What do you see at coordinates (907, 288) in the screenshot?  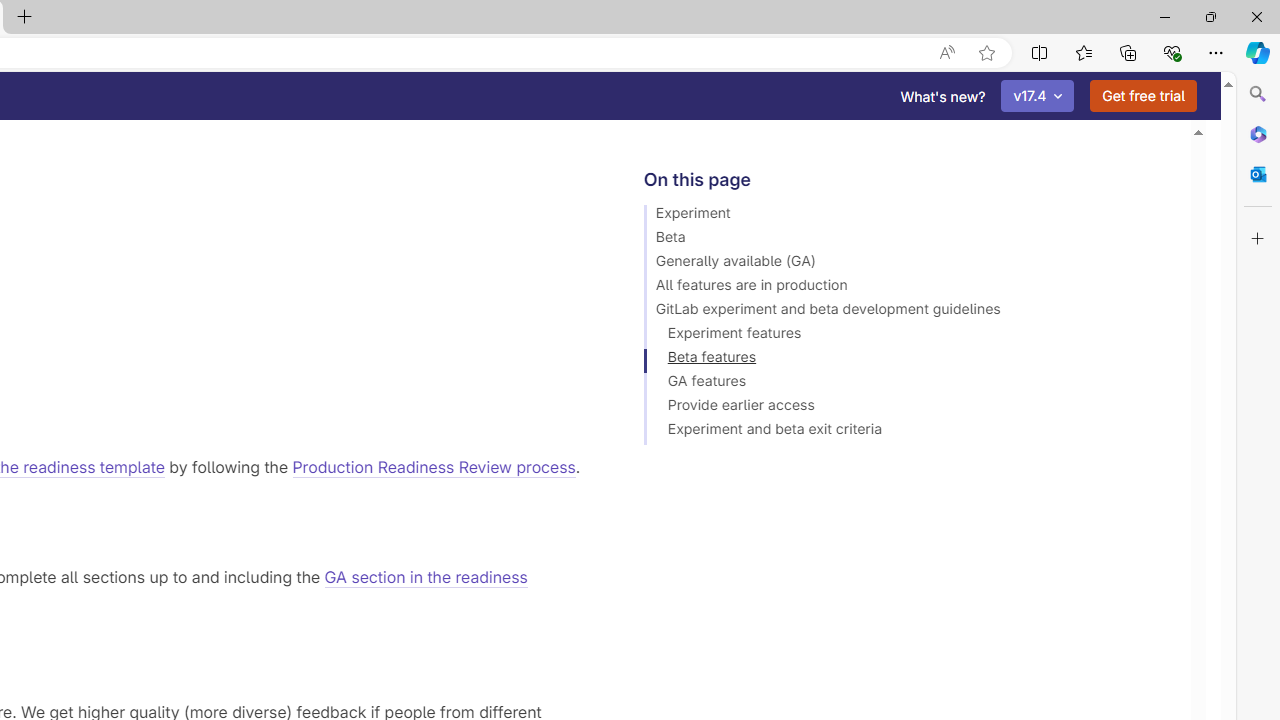 I see `'All features are in production'` at bounding box center [907, 288].